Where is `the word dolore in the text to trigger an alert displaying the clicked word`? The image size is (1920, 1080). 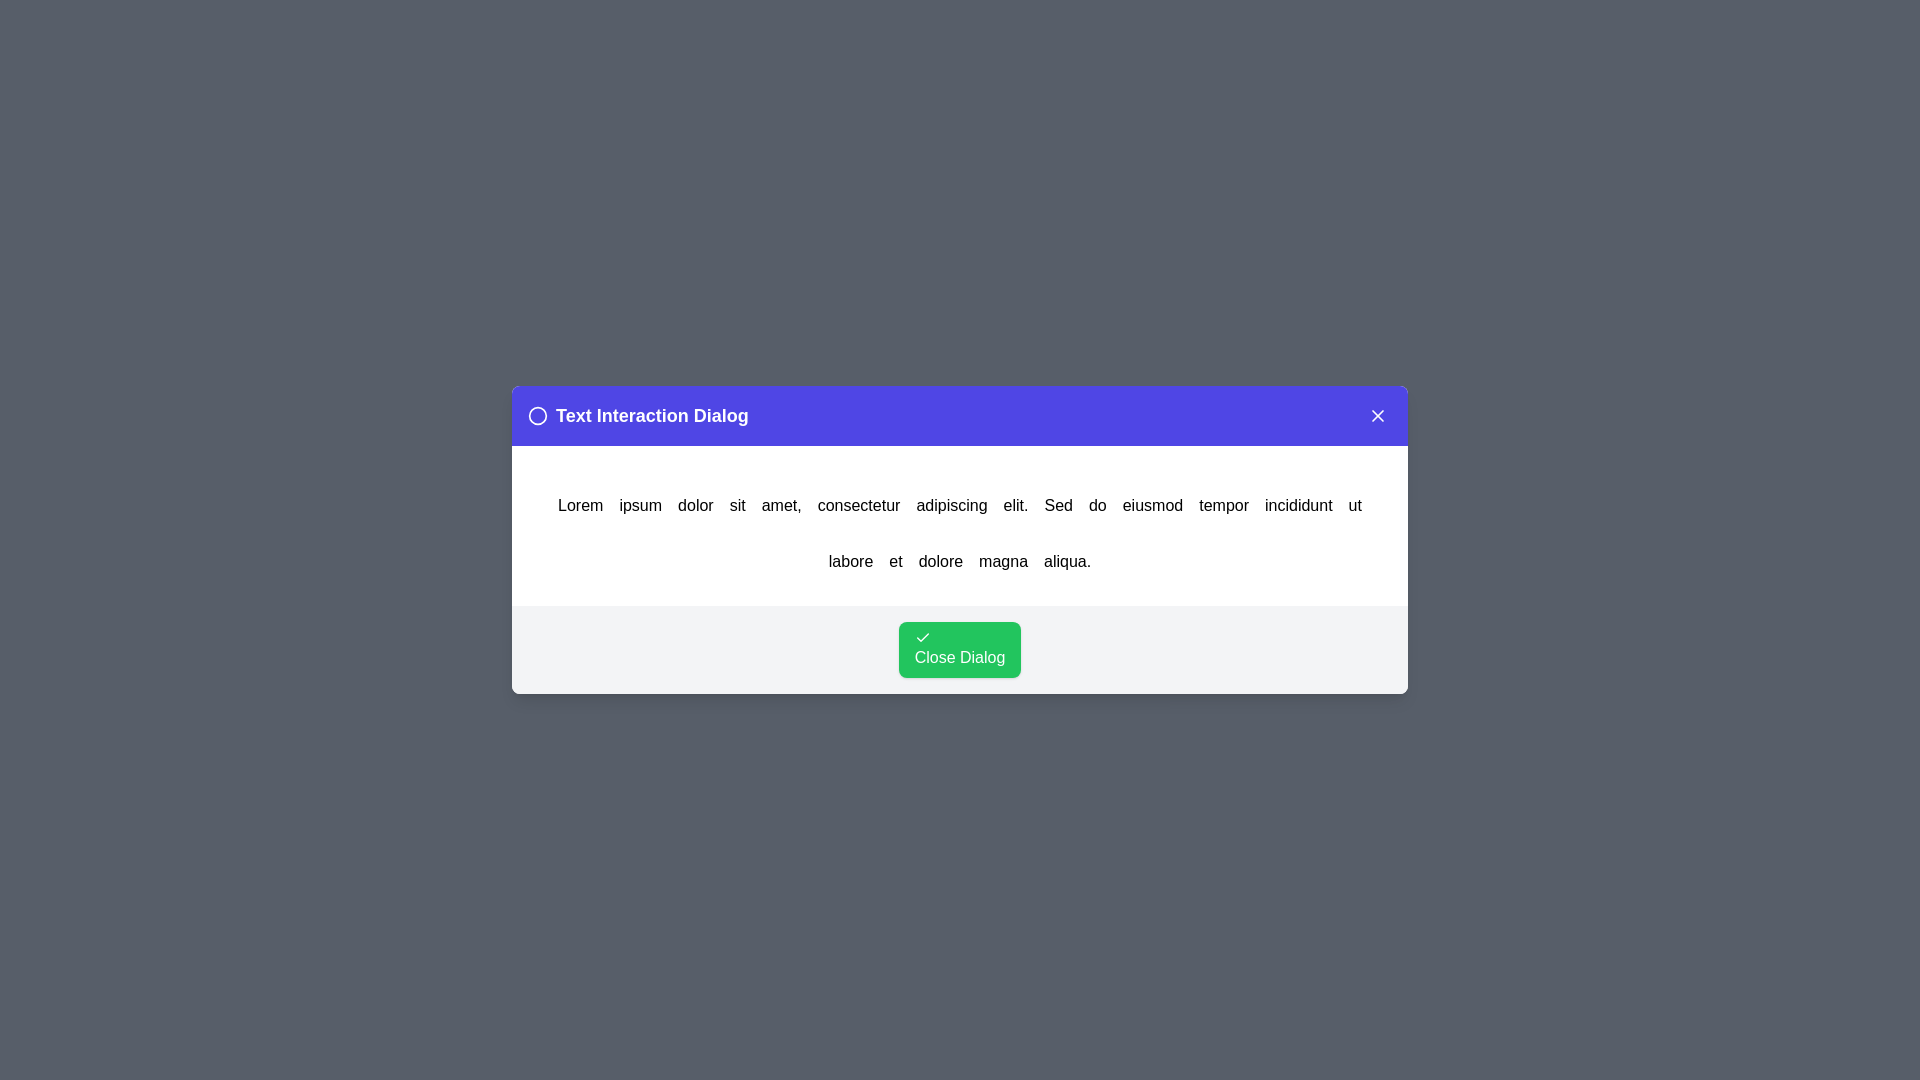 the word dolore in the text to trigger an alert displaying the clicked word is located at coordinates (939, 562).